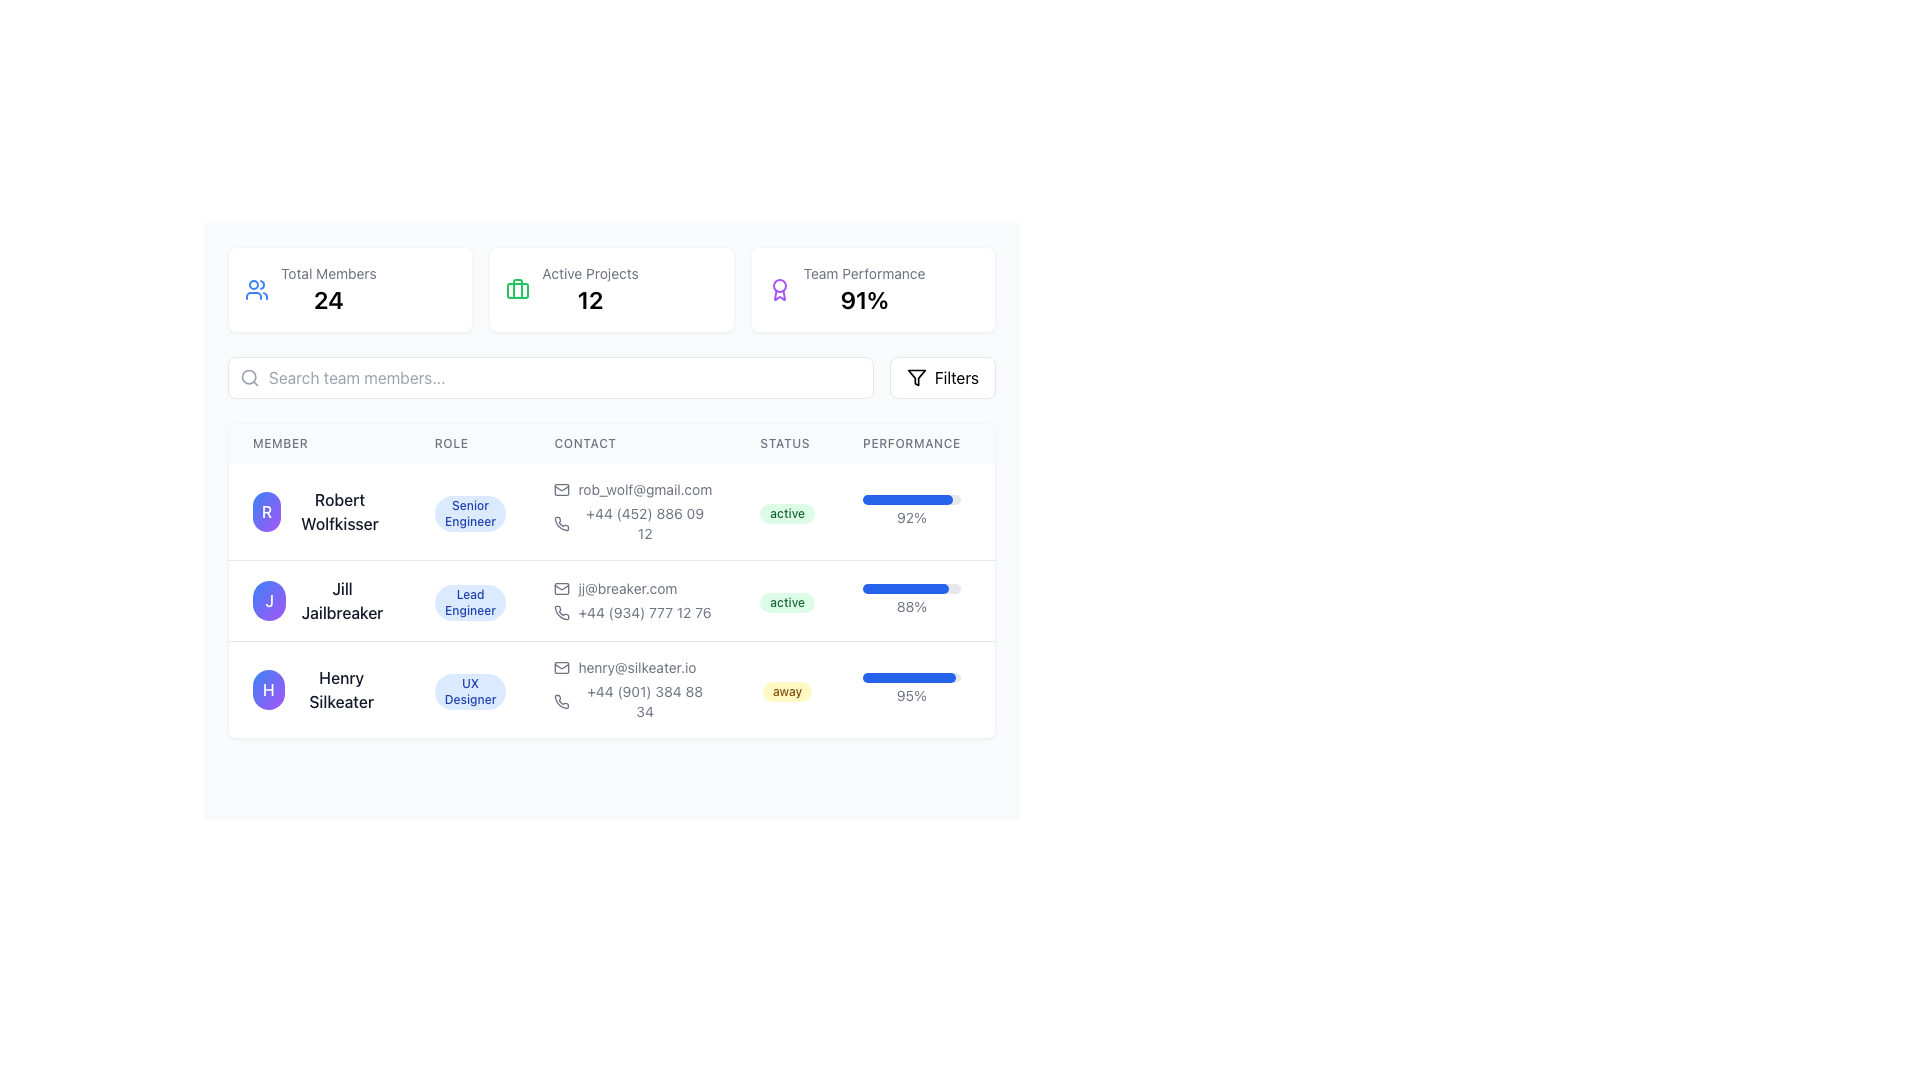  Describe the element at coordinates (632, 667) in the screenshot. I see `the static text displaying the email address 'henry@silkeater.io' related to Henry Silkeater, located in the 'Contact' column of the third row in the table` at that location.